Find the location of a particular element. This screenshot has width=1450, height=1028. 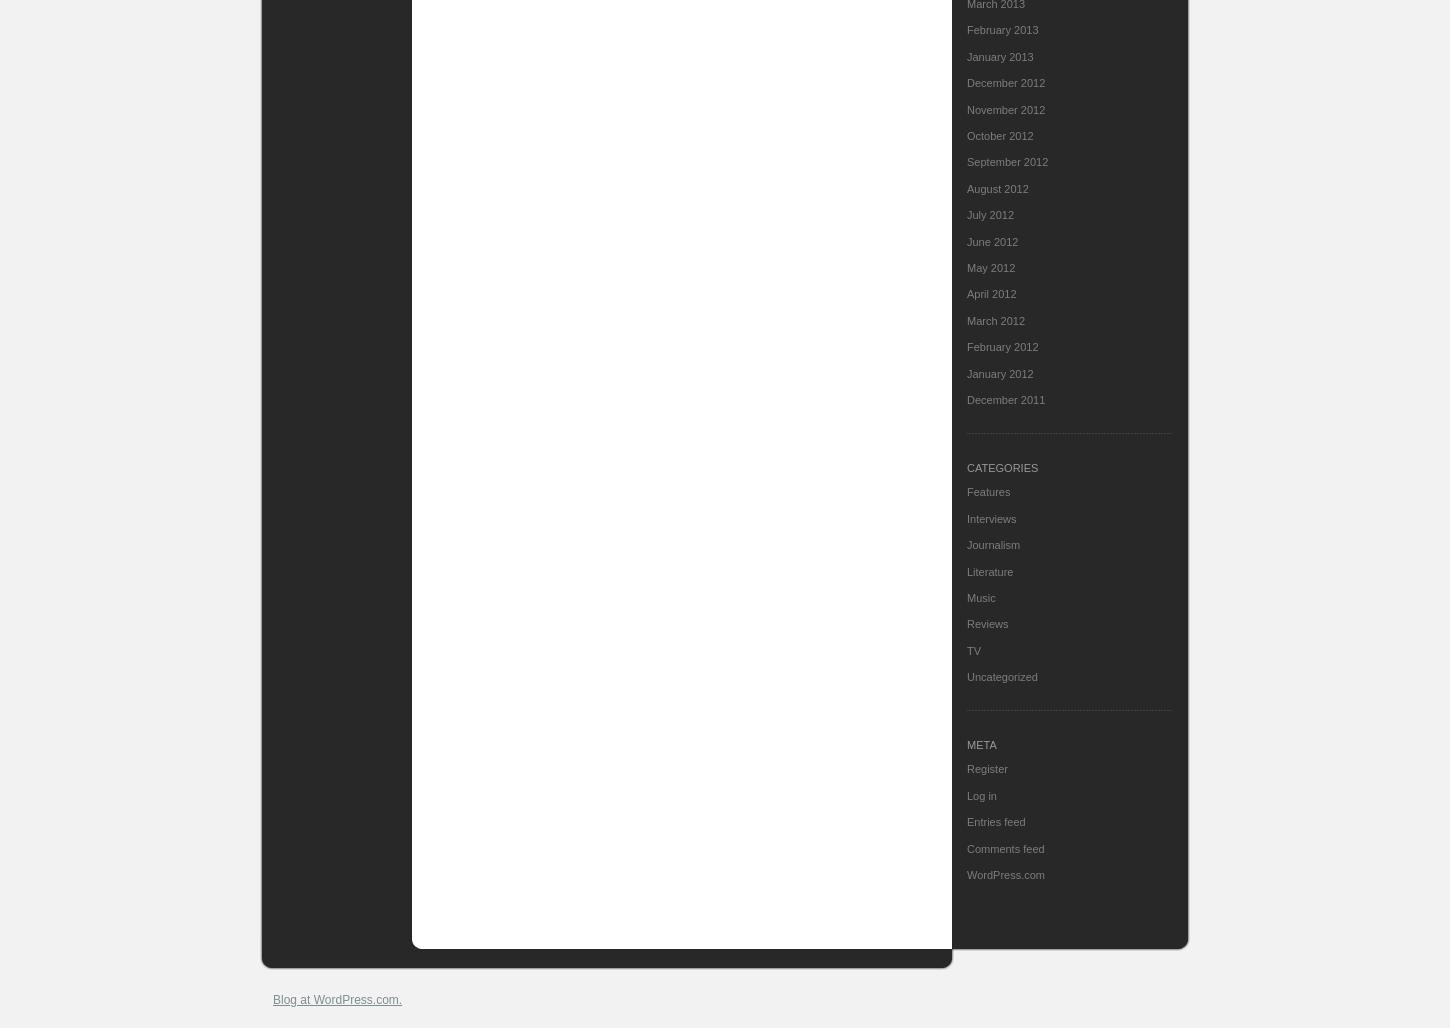

'October 2012' is located at coordinates (1000, 136).